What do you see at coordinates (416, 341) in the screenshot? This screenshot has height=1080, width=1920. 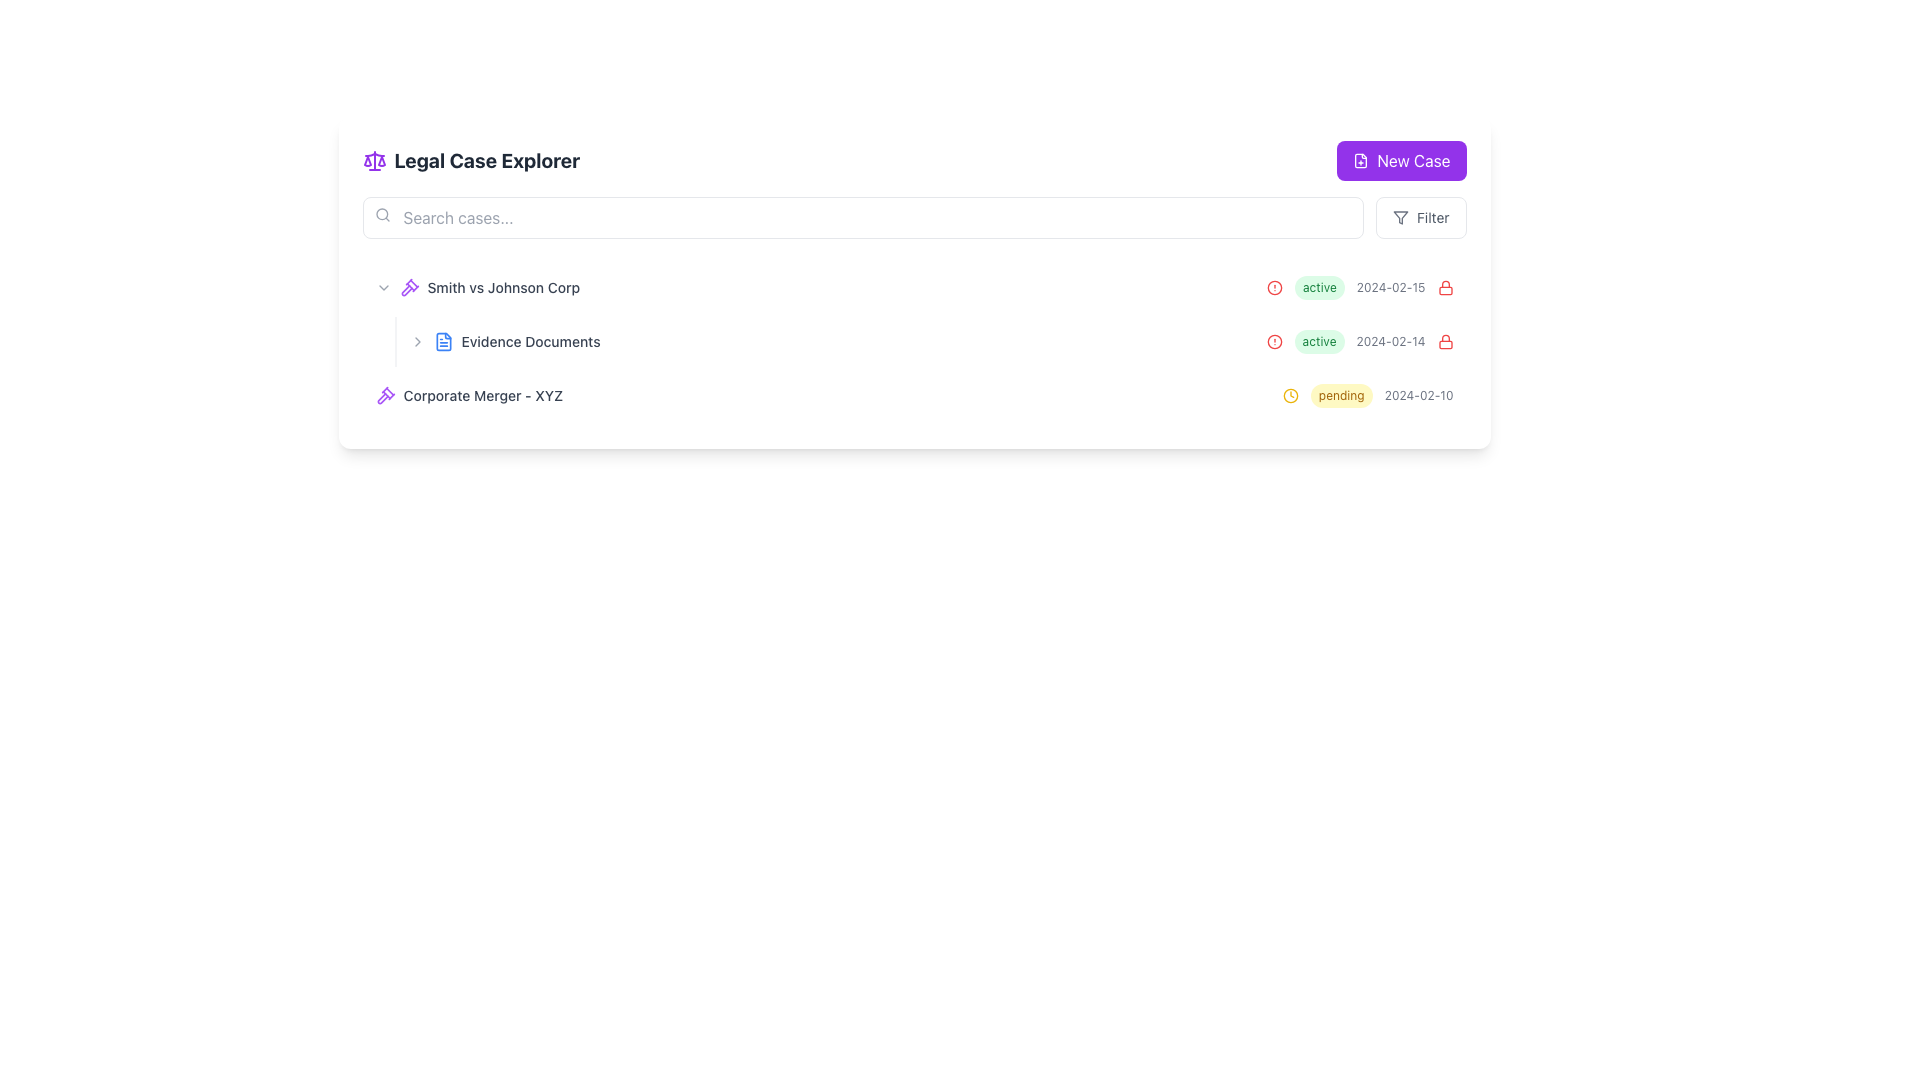 I see `the arrow button located to the left of the blue document icon, adjacent to the 'Evidence Documents' text, to interact with it` at bounding box center [416, 341].